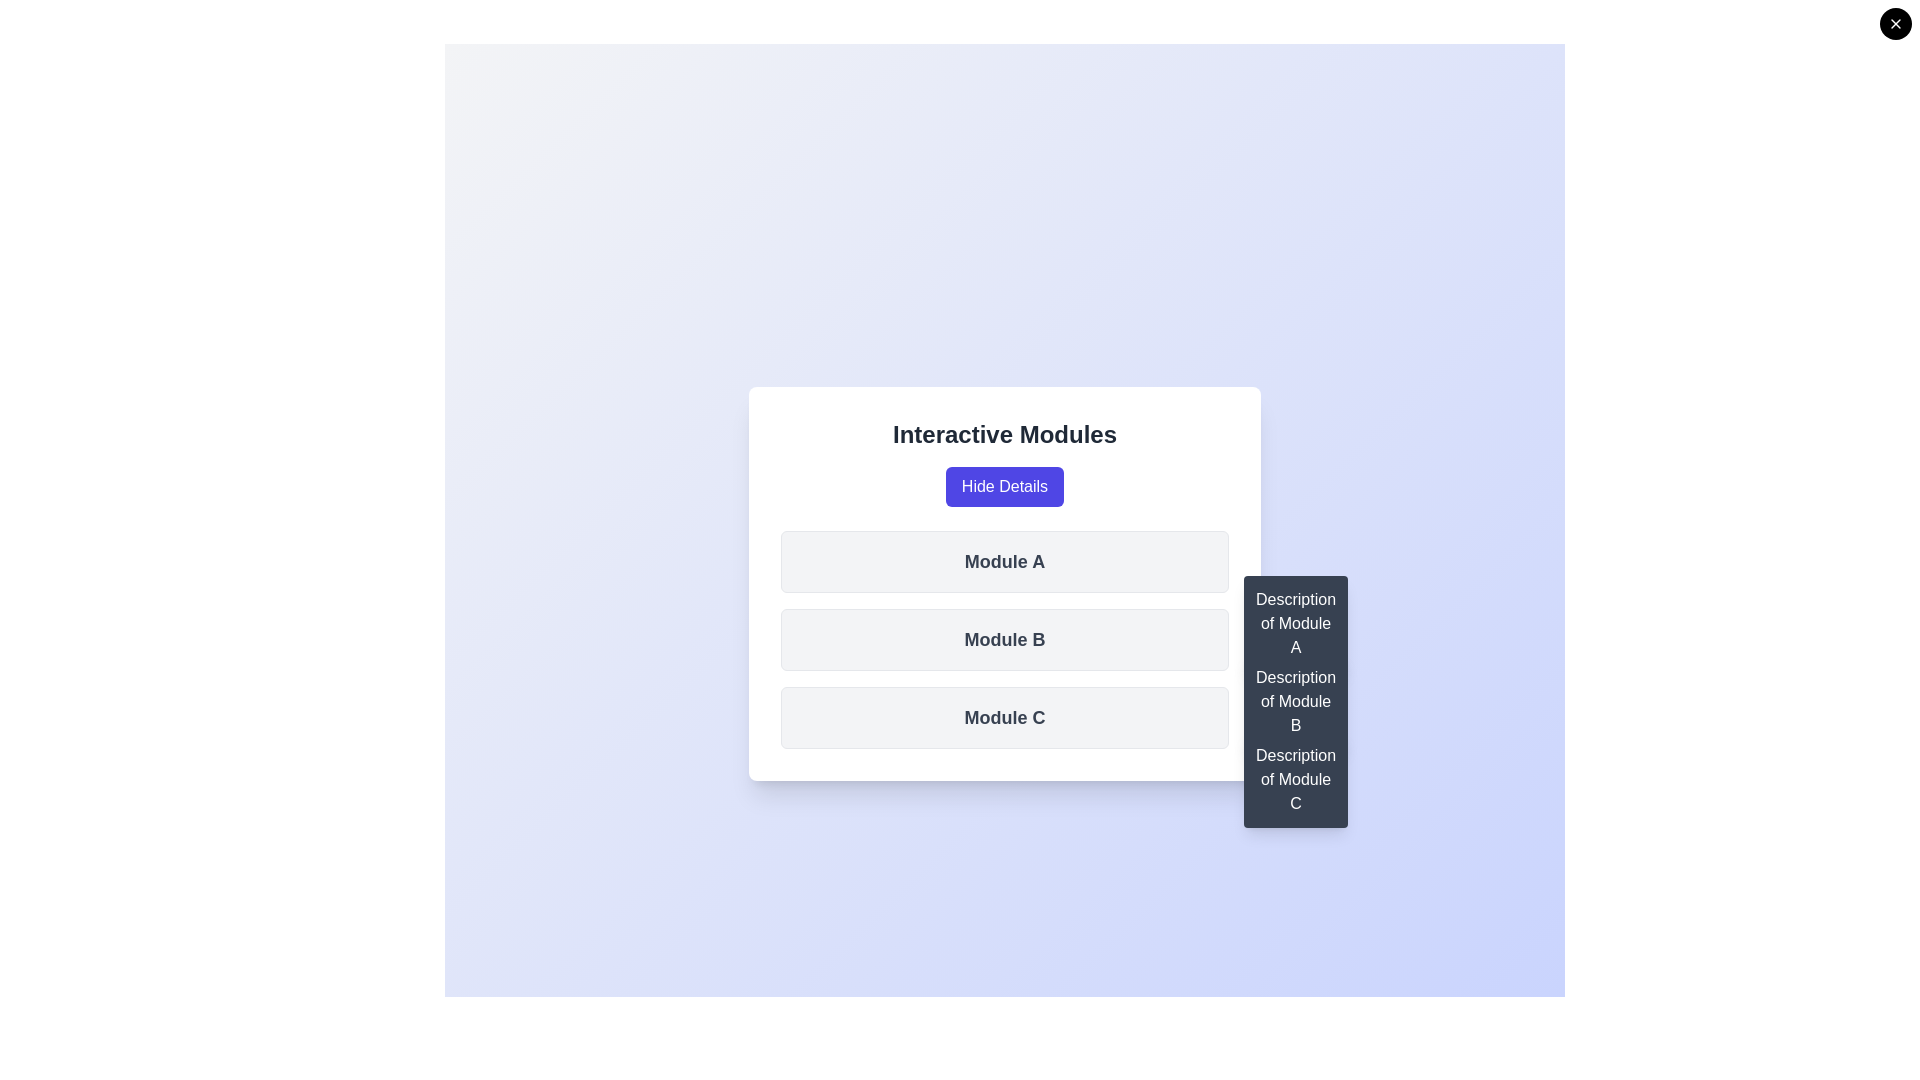 Image resolution: width=1920 pixels, height=1080 pixels. I want to click on the text label reading 'Module A', so click(1004, 562).